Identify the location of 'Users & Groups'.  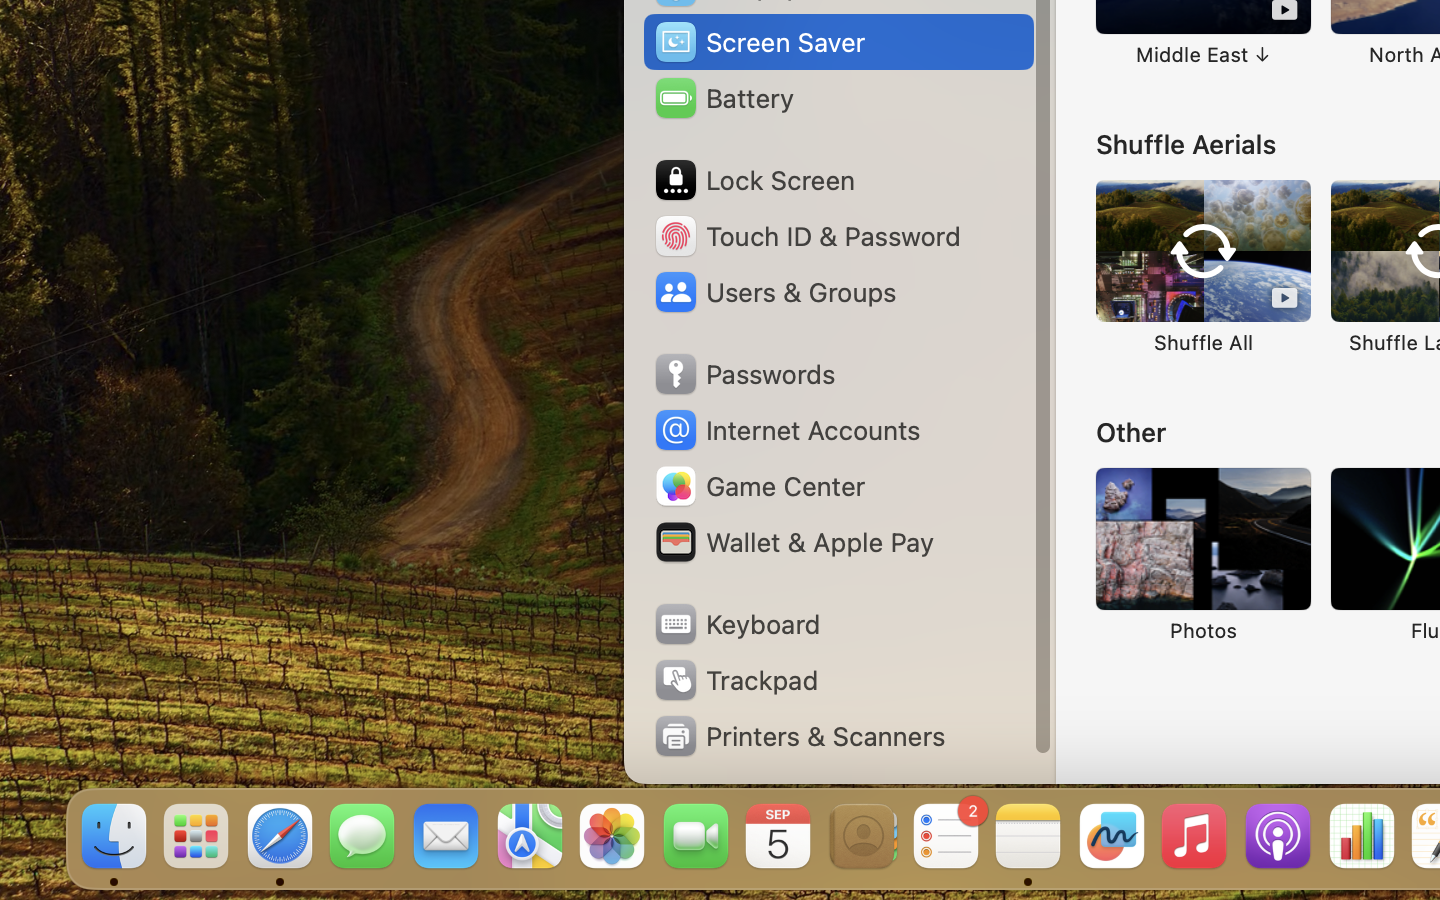
(773, 290).